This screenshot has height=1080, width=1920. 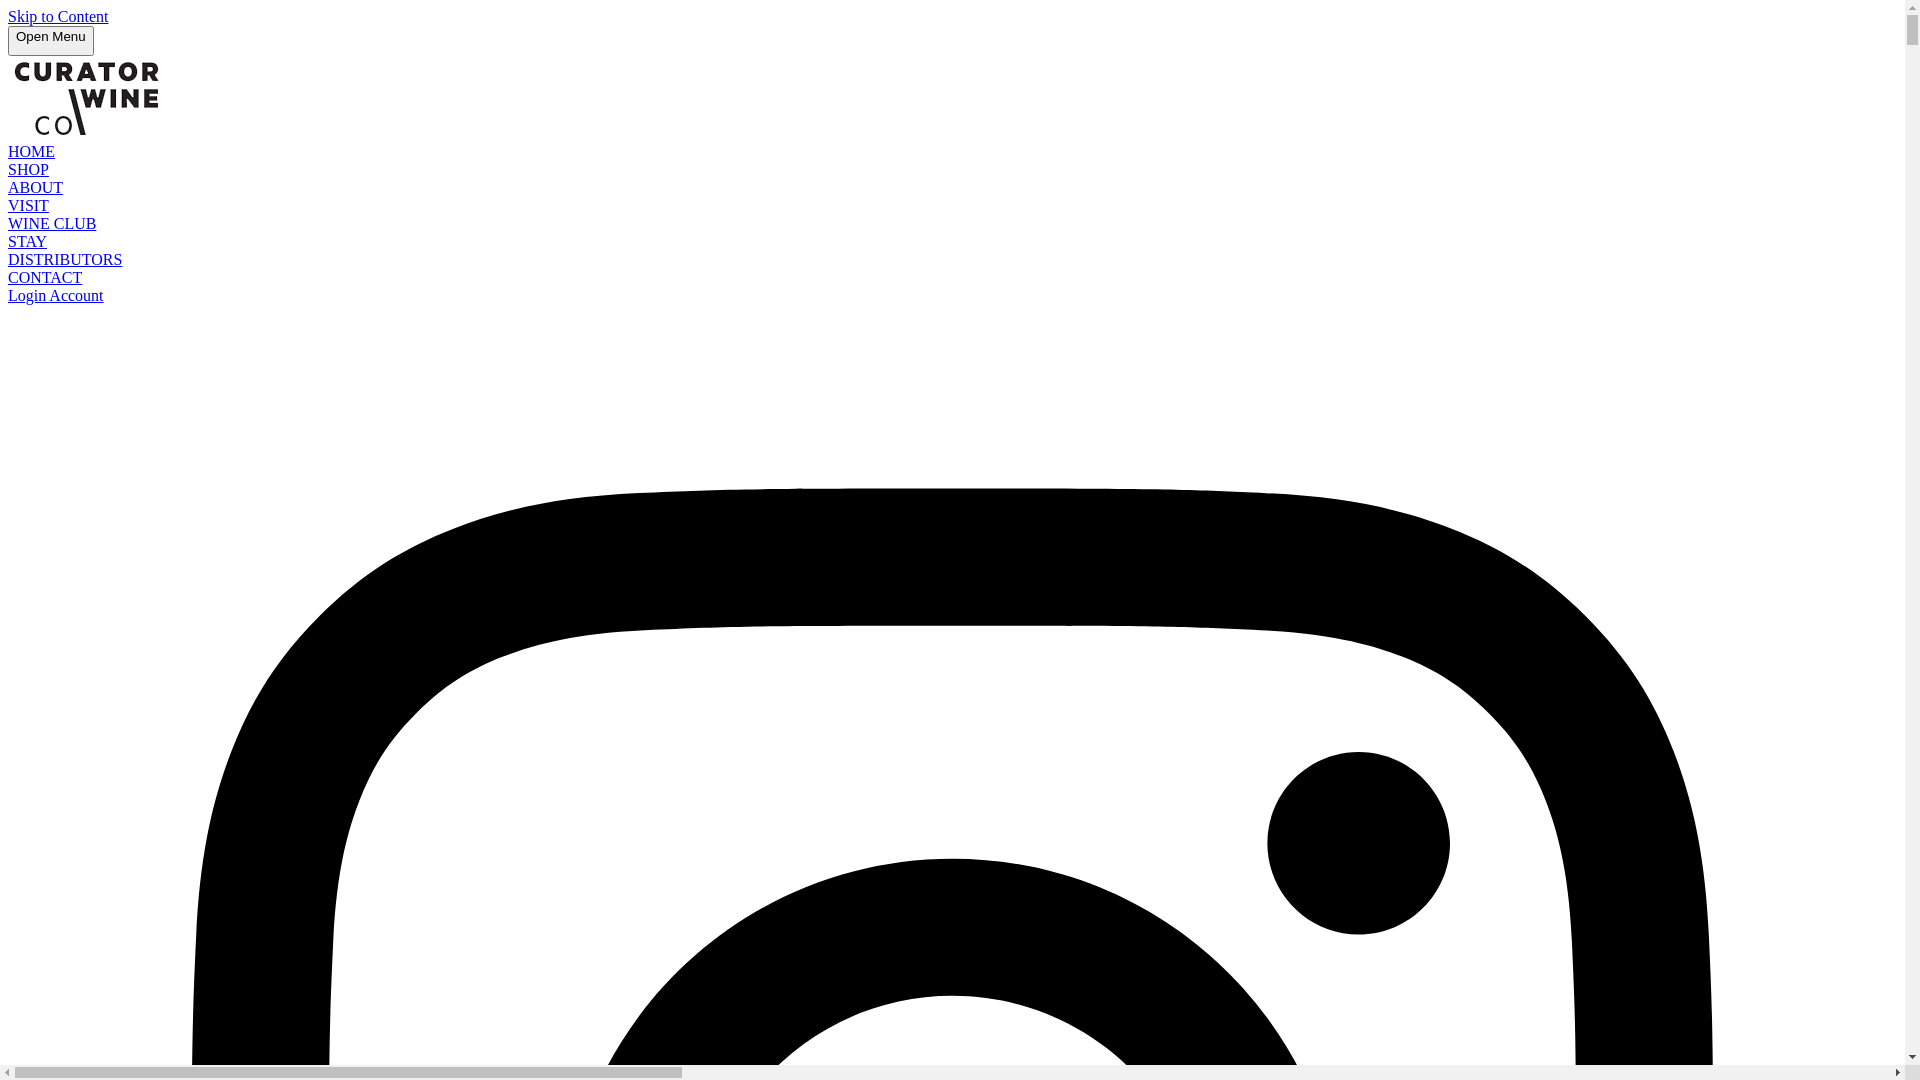 What do you see at coordinates (8, 41) in the screenshot?
I see `'Open Menu'` at bounding box center [8, 41].